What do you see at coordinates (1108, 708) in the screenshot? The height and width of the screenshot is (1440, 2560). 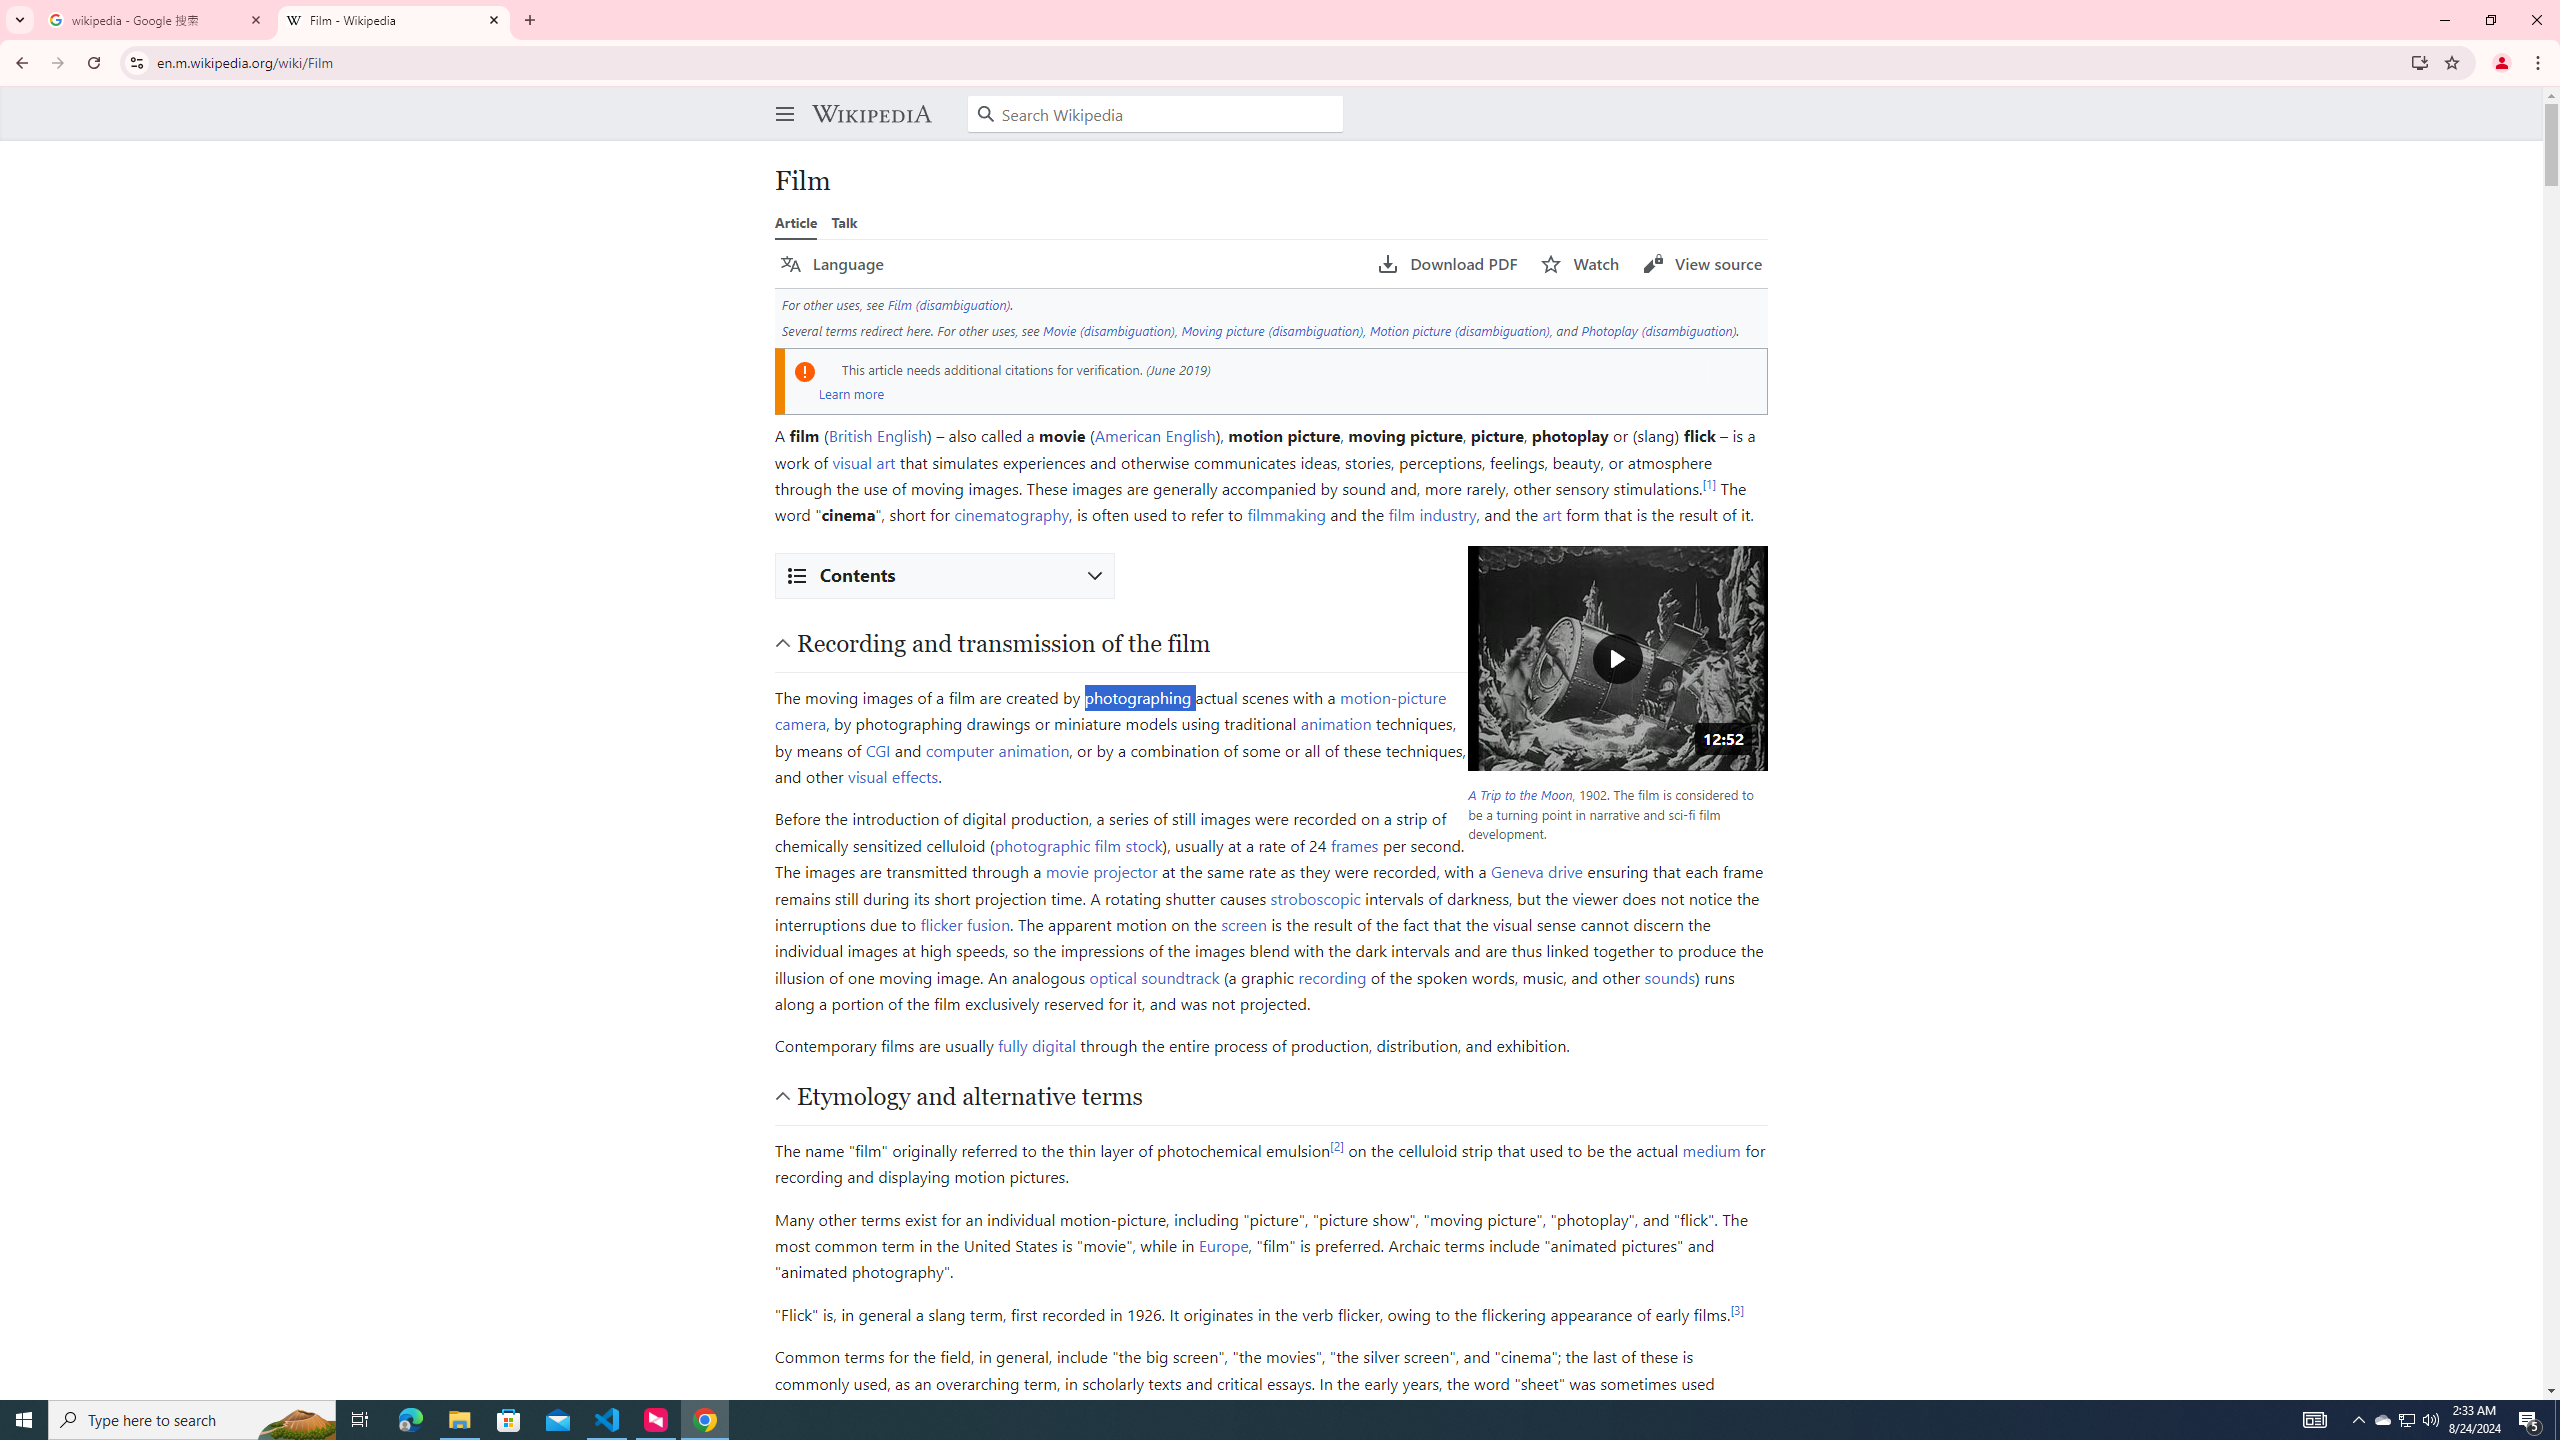 I see `'motion-picture camera'` at bounding box center [1108, 708].